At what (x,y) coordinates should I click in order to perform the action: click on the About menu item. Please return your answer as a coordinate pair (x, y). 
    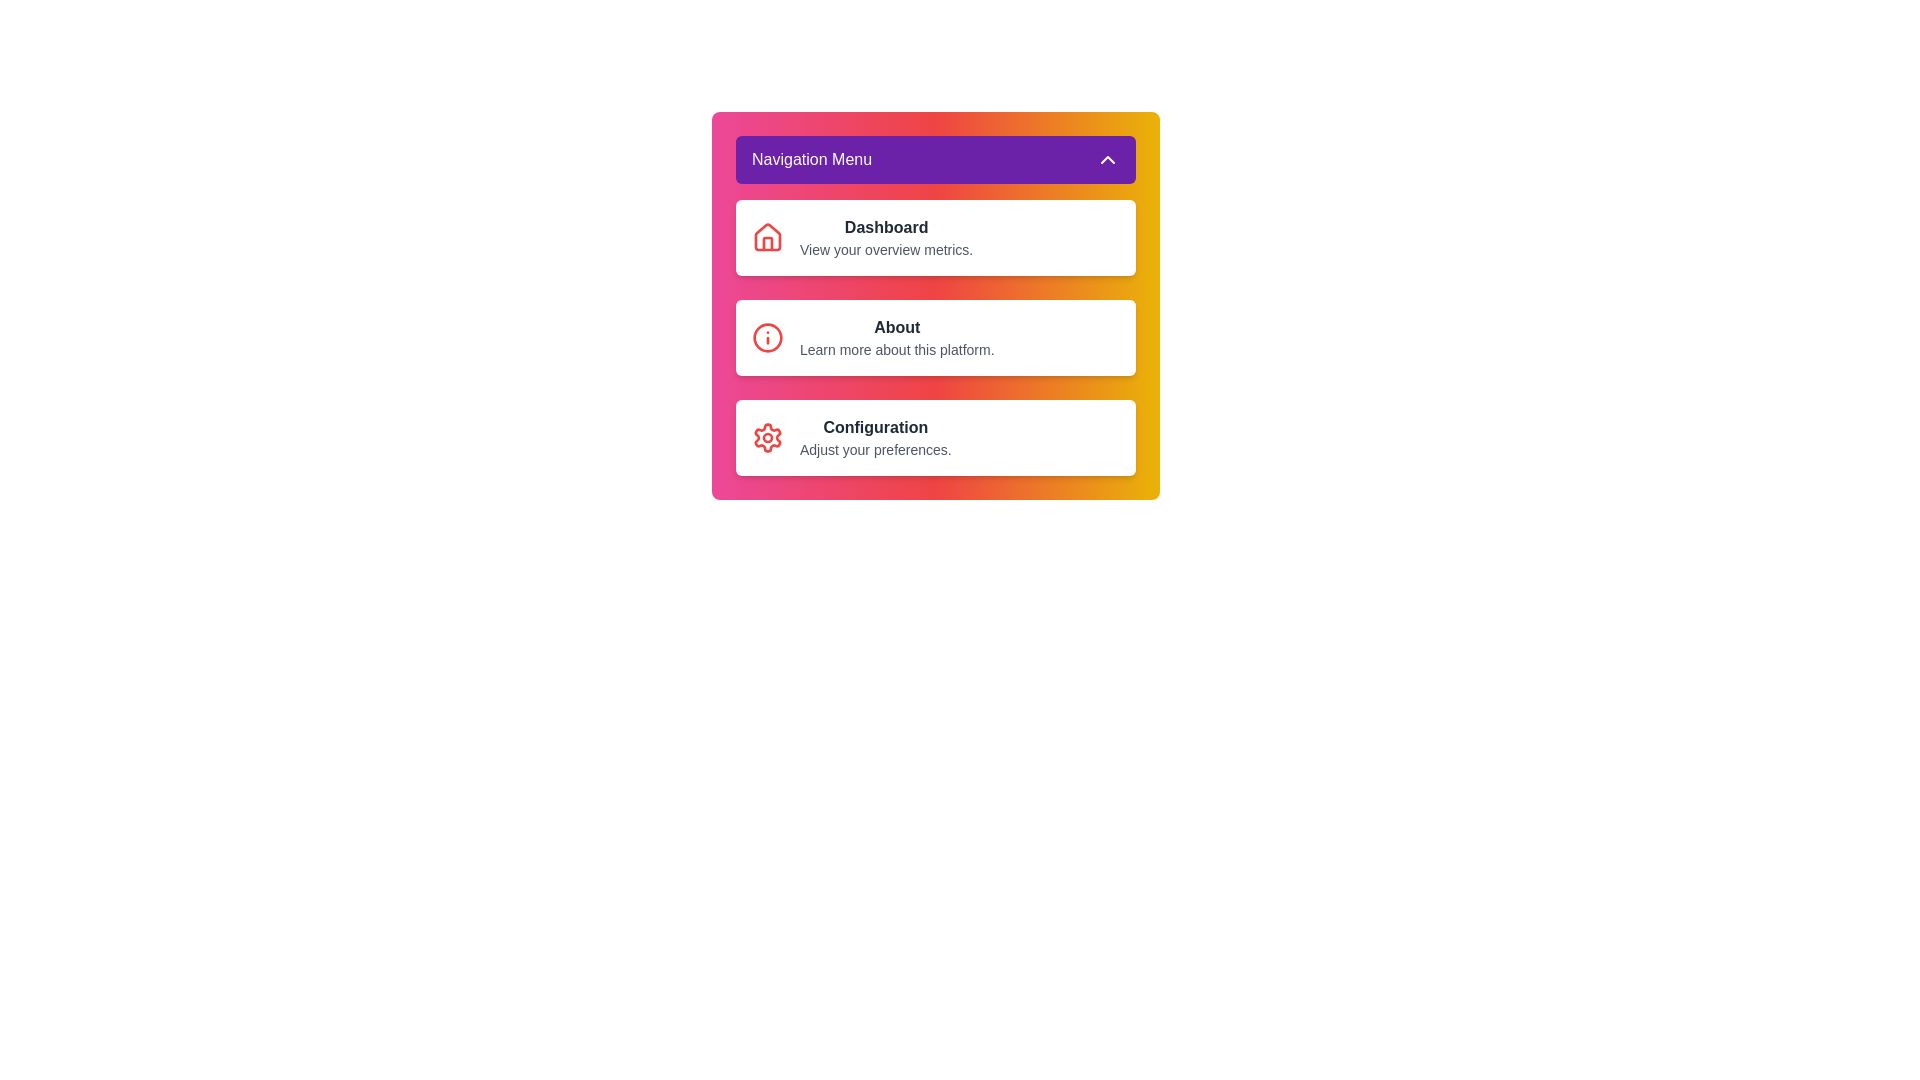
    Looking at the image, I should click on (935, 337).